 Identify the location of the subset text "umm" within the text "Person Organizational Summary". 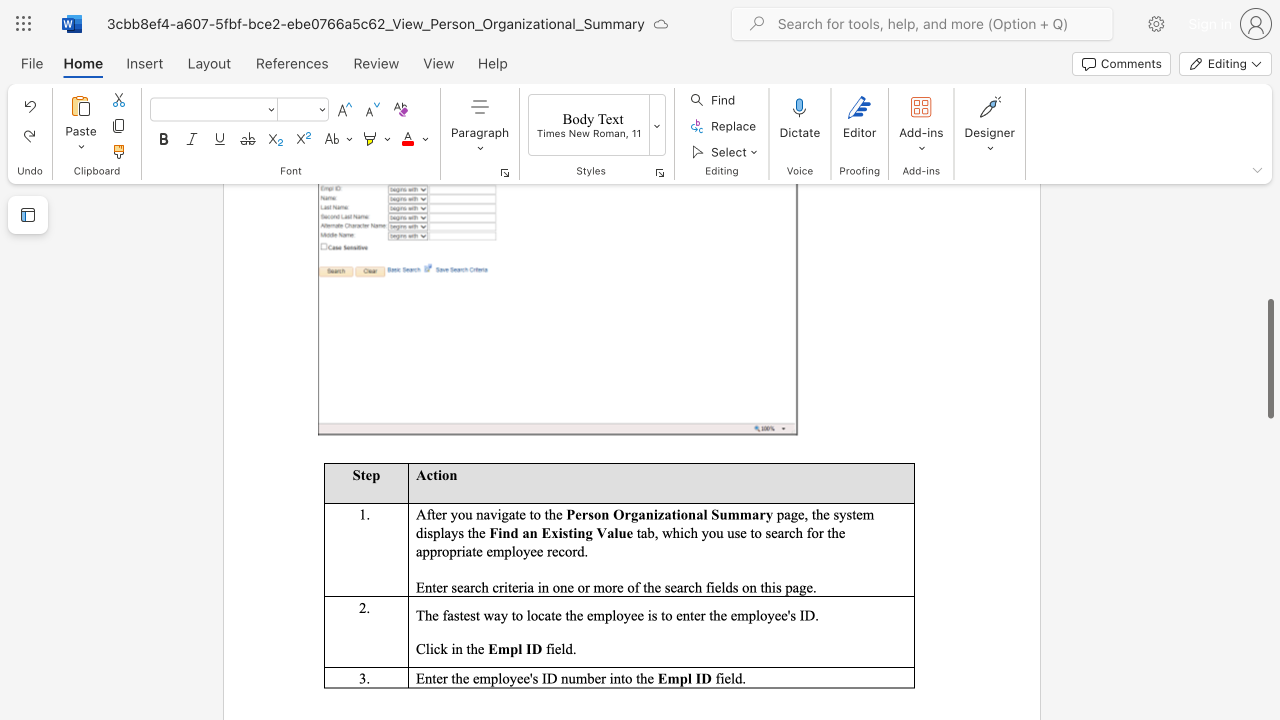
(719, 513).